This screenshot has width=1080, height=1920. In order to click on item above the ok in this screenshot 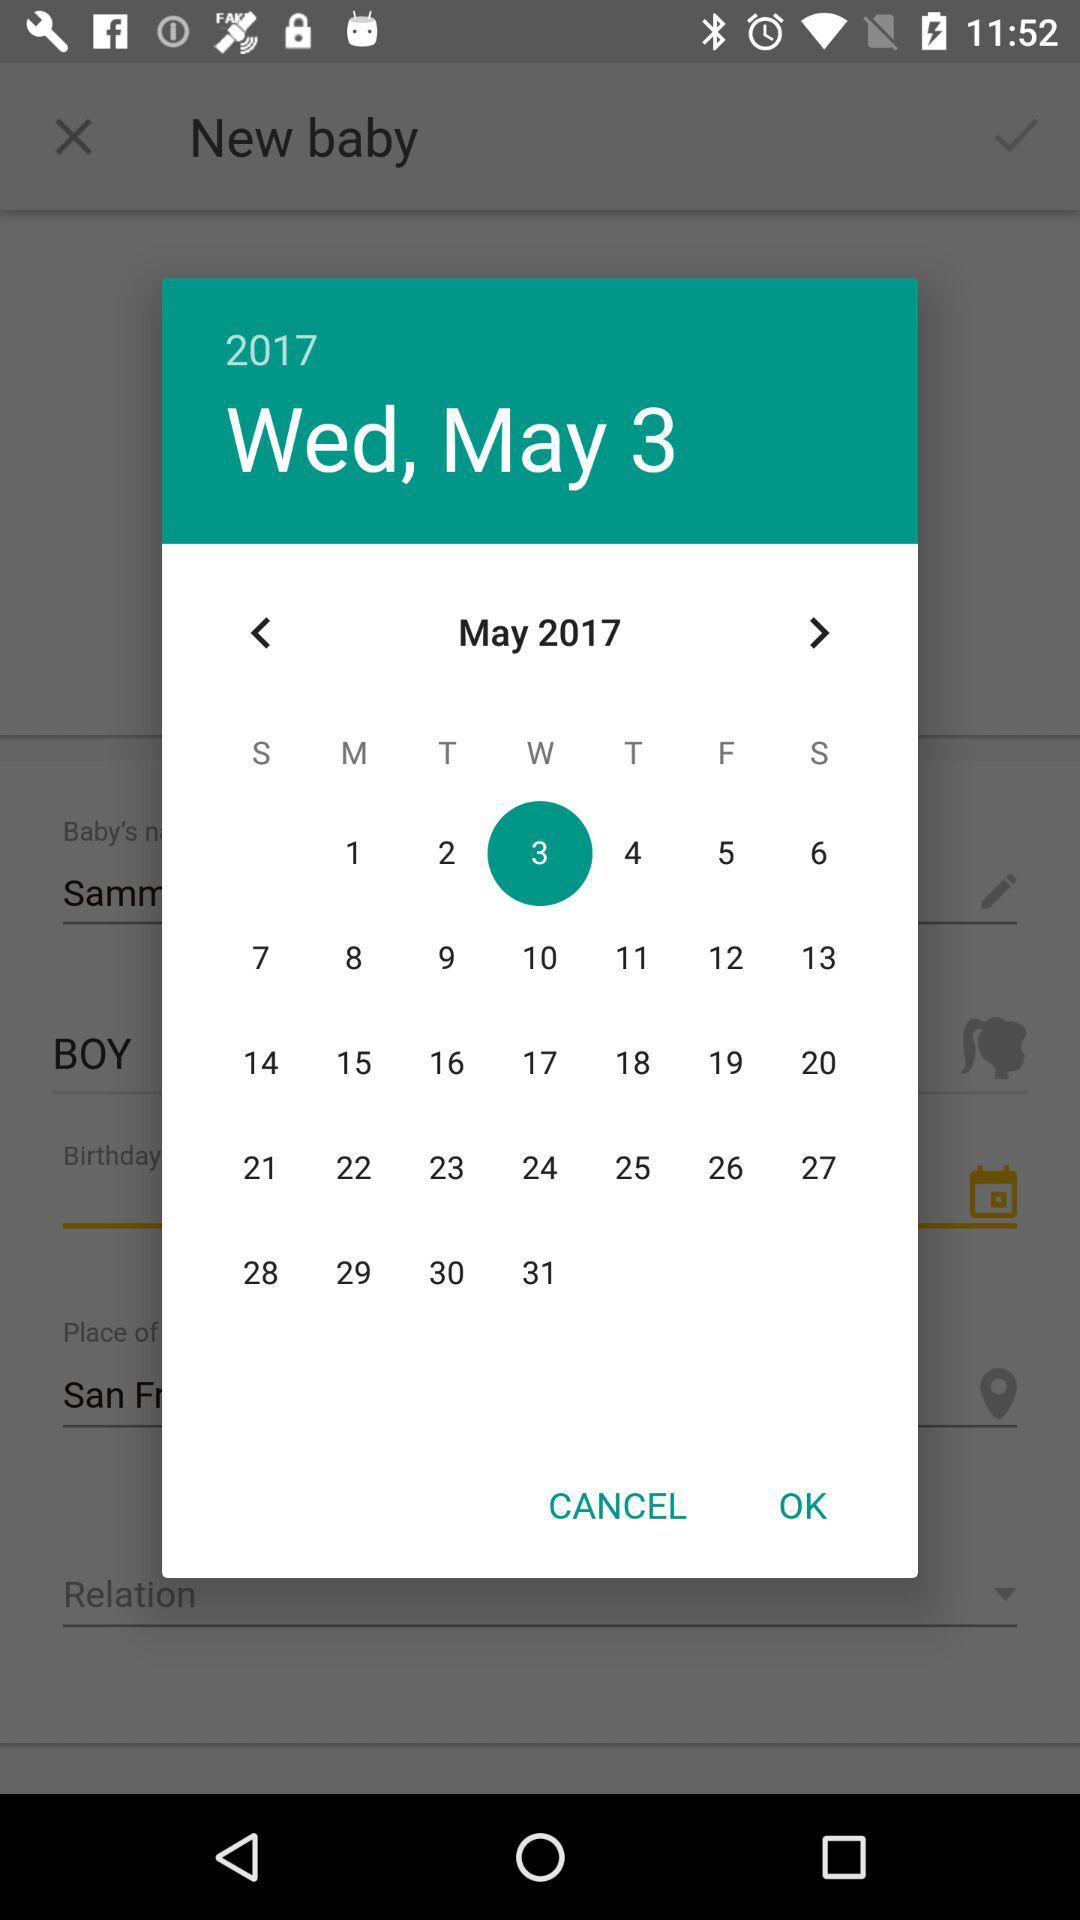, I will do `click(818, 632)`.